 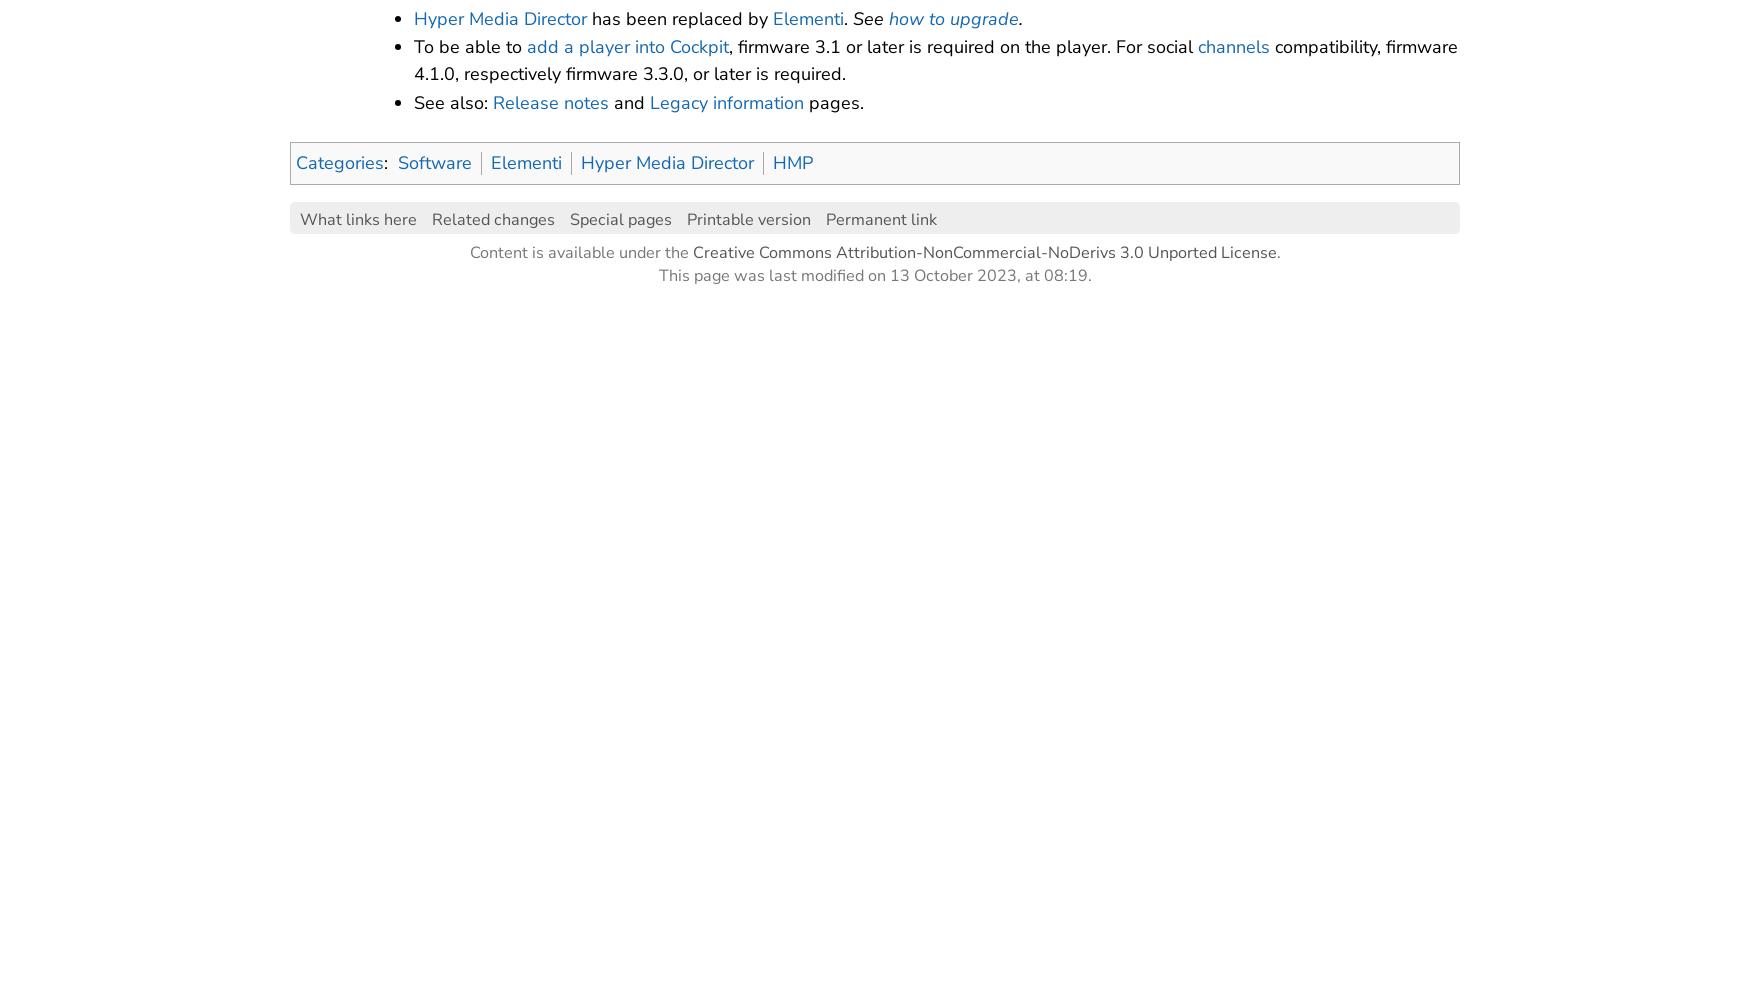 I want to click on 'Creative Commons Attribution-NonCommercial-NoDerivs 3.0 Unported License', so click(x=984, y=252).